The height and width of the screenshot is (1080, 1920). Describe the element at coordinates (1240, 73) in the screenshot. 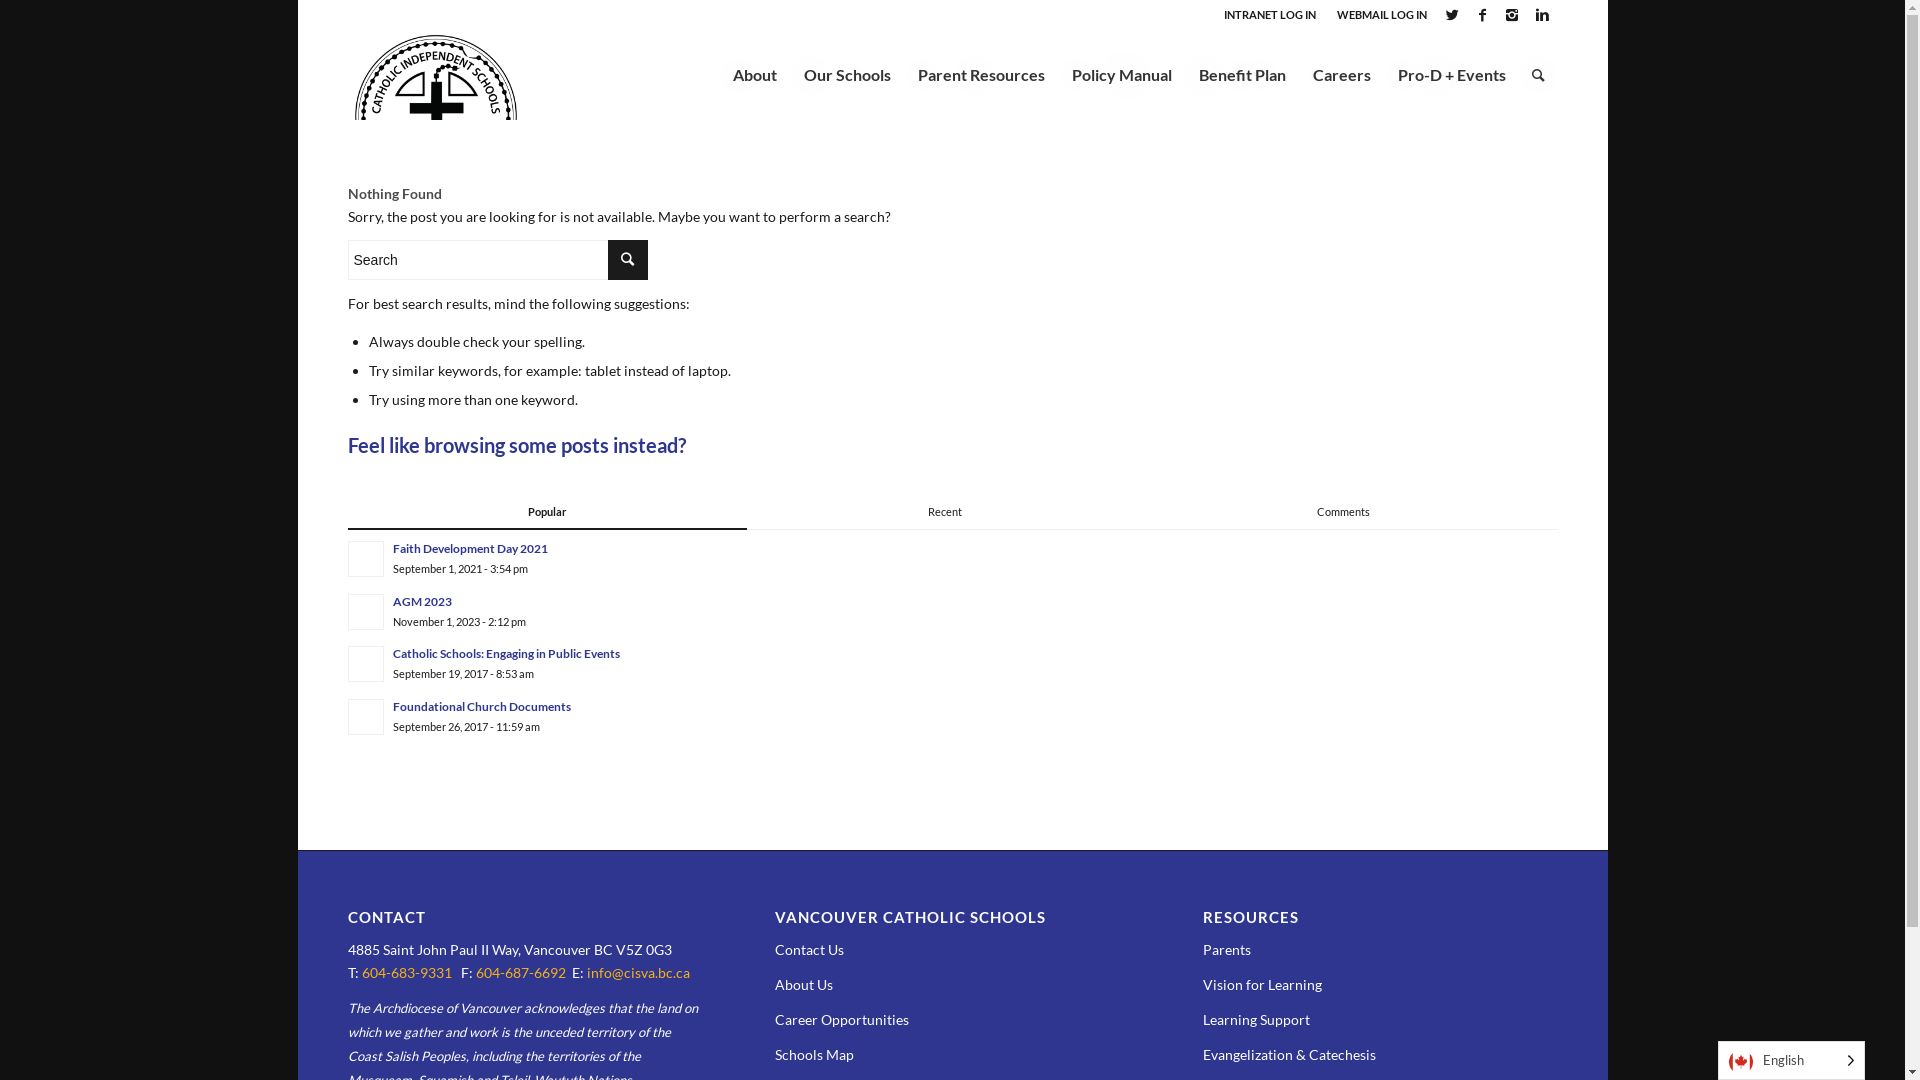

I see `'Benefit Plan'` at that location.